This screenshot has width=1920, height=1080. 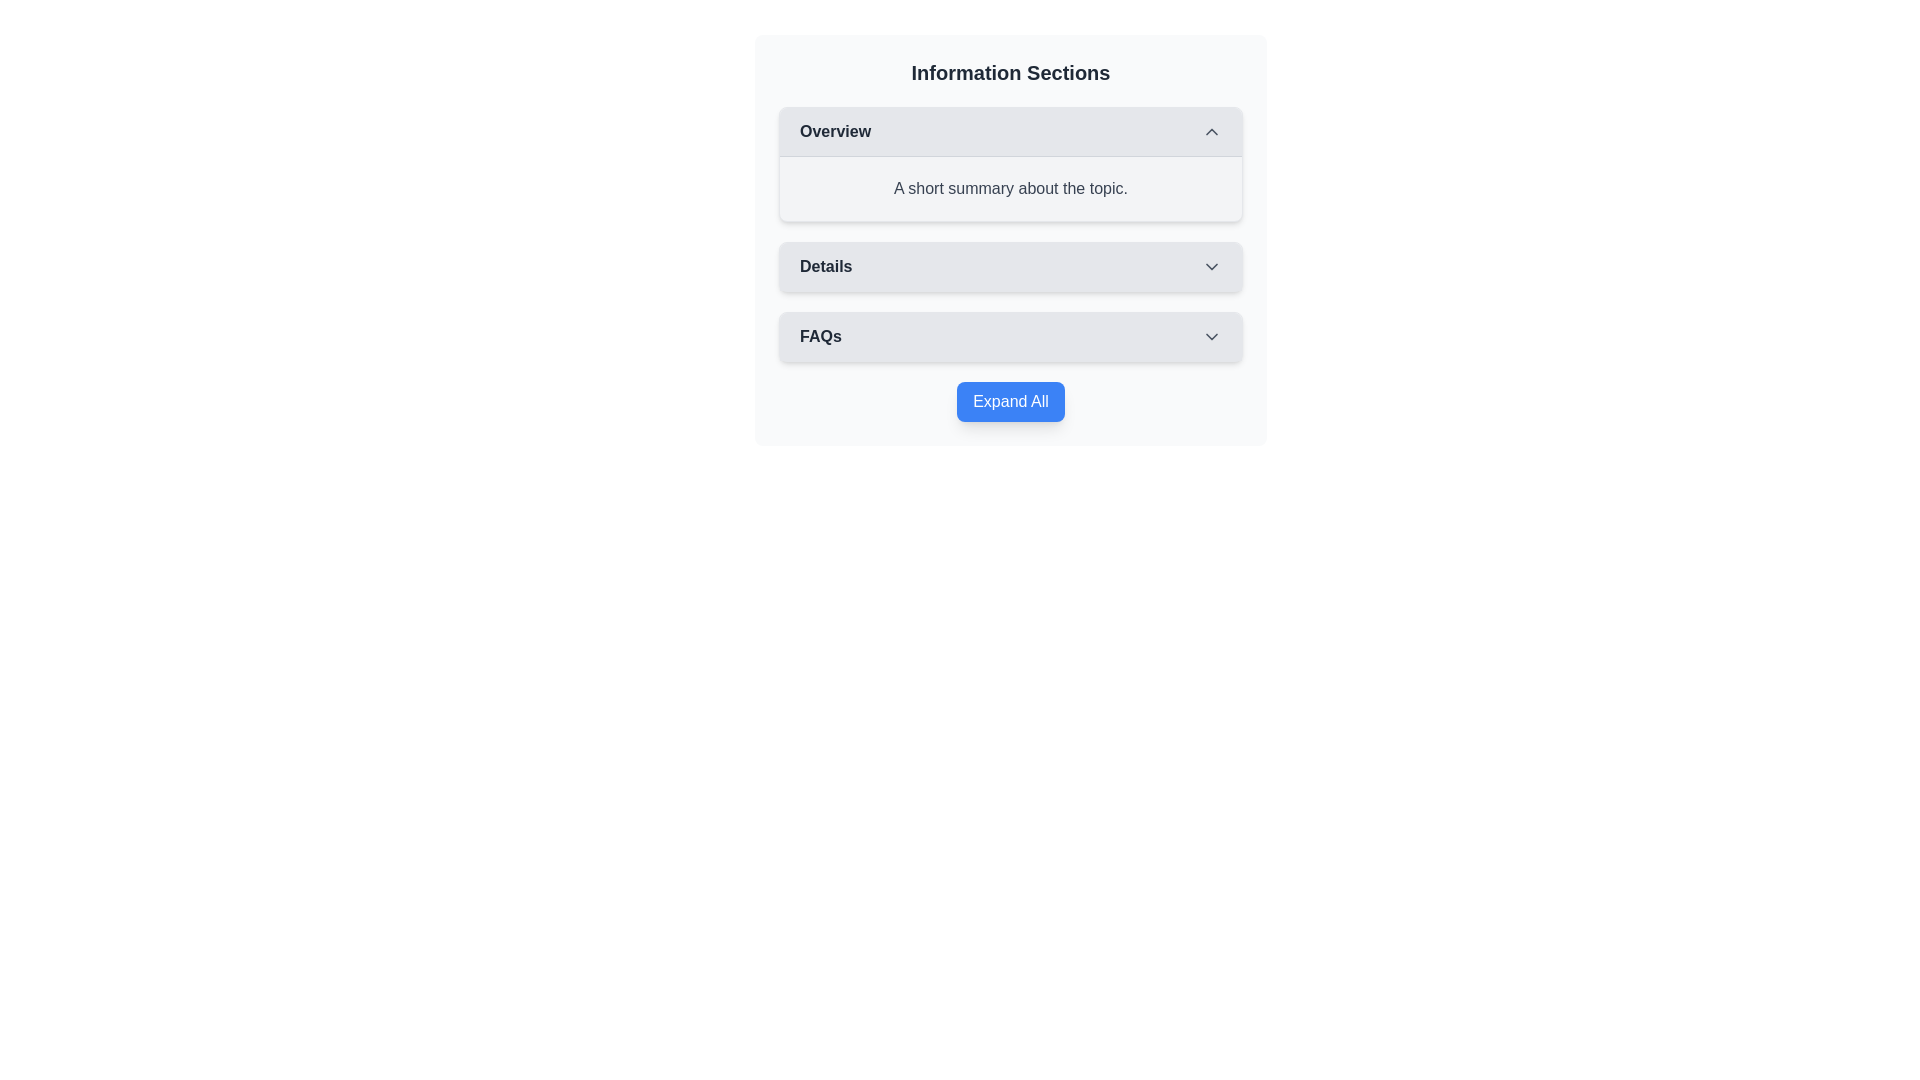 I want to click on the upward-pointing chevron icon button located at the far-right side of the 'Overview' section header to trigger visual feedback, so click(x=1210, y=131).